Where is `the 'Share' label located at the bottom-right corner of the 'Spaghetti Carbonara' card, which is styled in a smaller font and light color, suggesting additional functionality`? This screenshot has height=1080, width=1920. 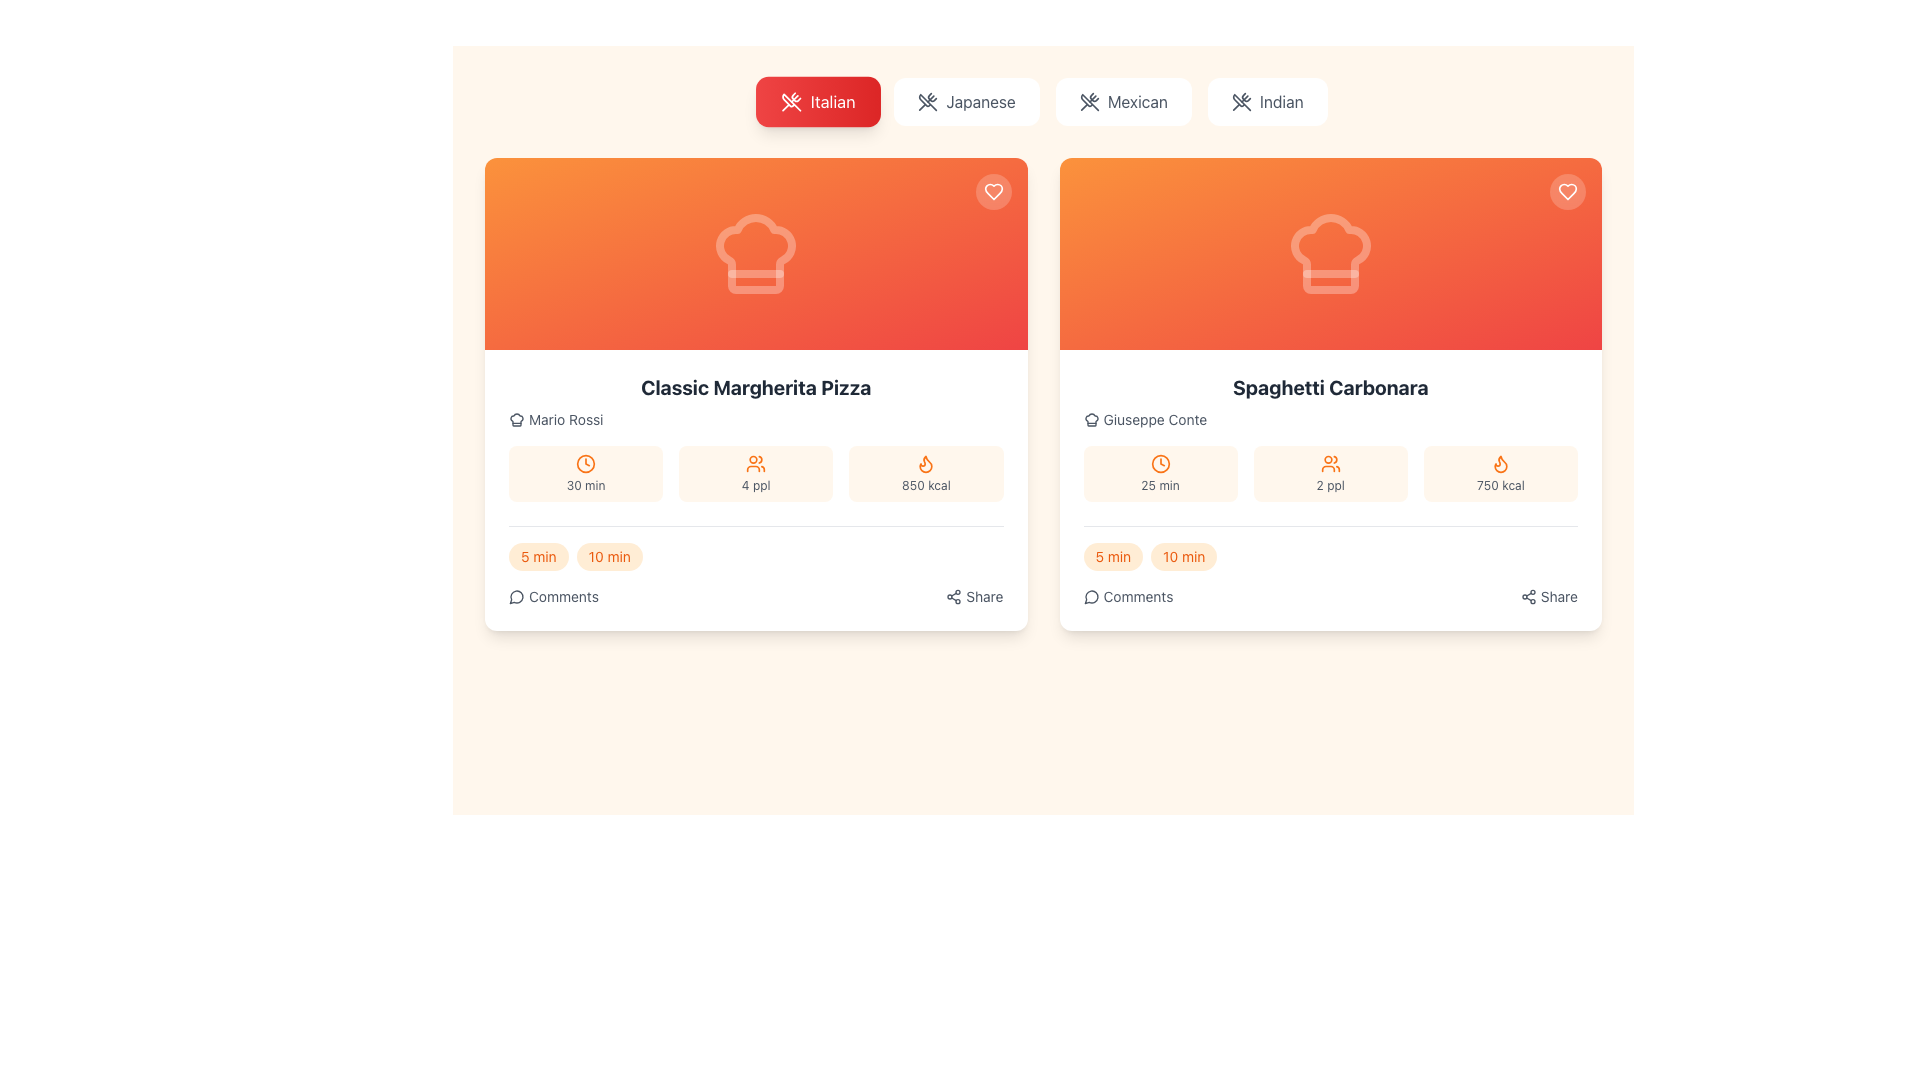 the 'Share' label located at the bottom-right corner of the 'Spaghetti Carbonara' card, which is styled in a smaller font and light color, suggesting additional functionality is located at coordinates (1558, 596).